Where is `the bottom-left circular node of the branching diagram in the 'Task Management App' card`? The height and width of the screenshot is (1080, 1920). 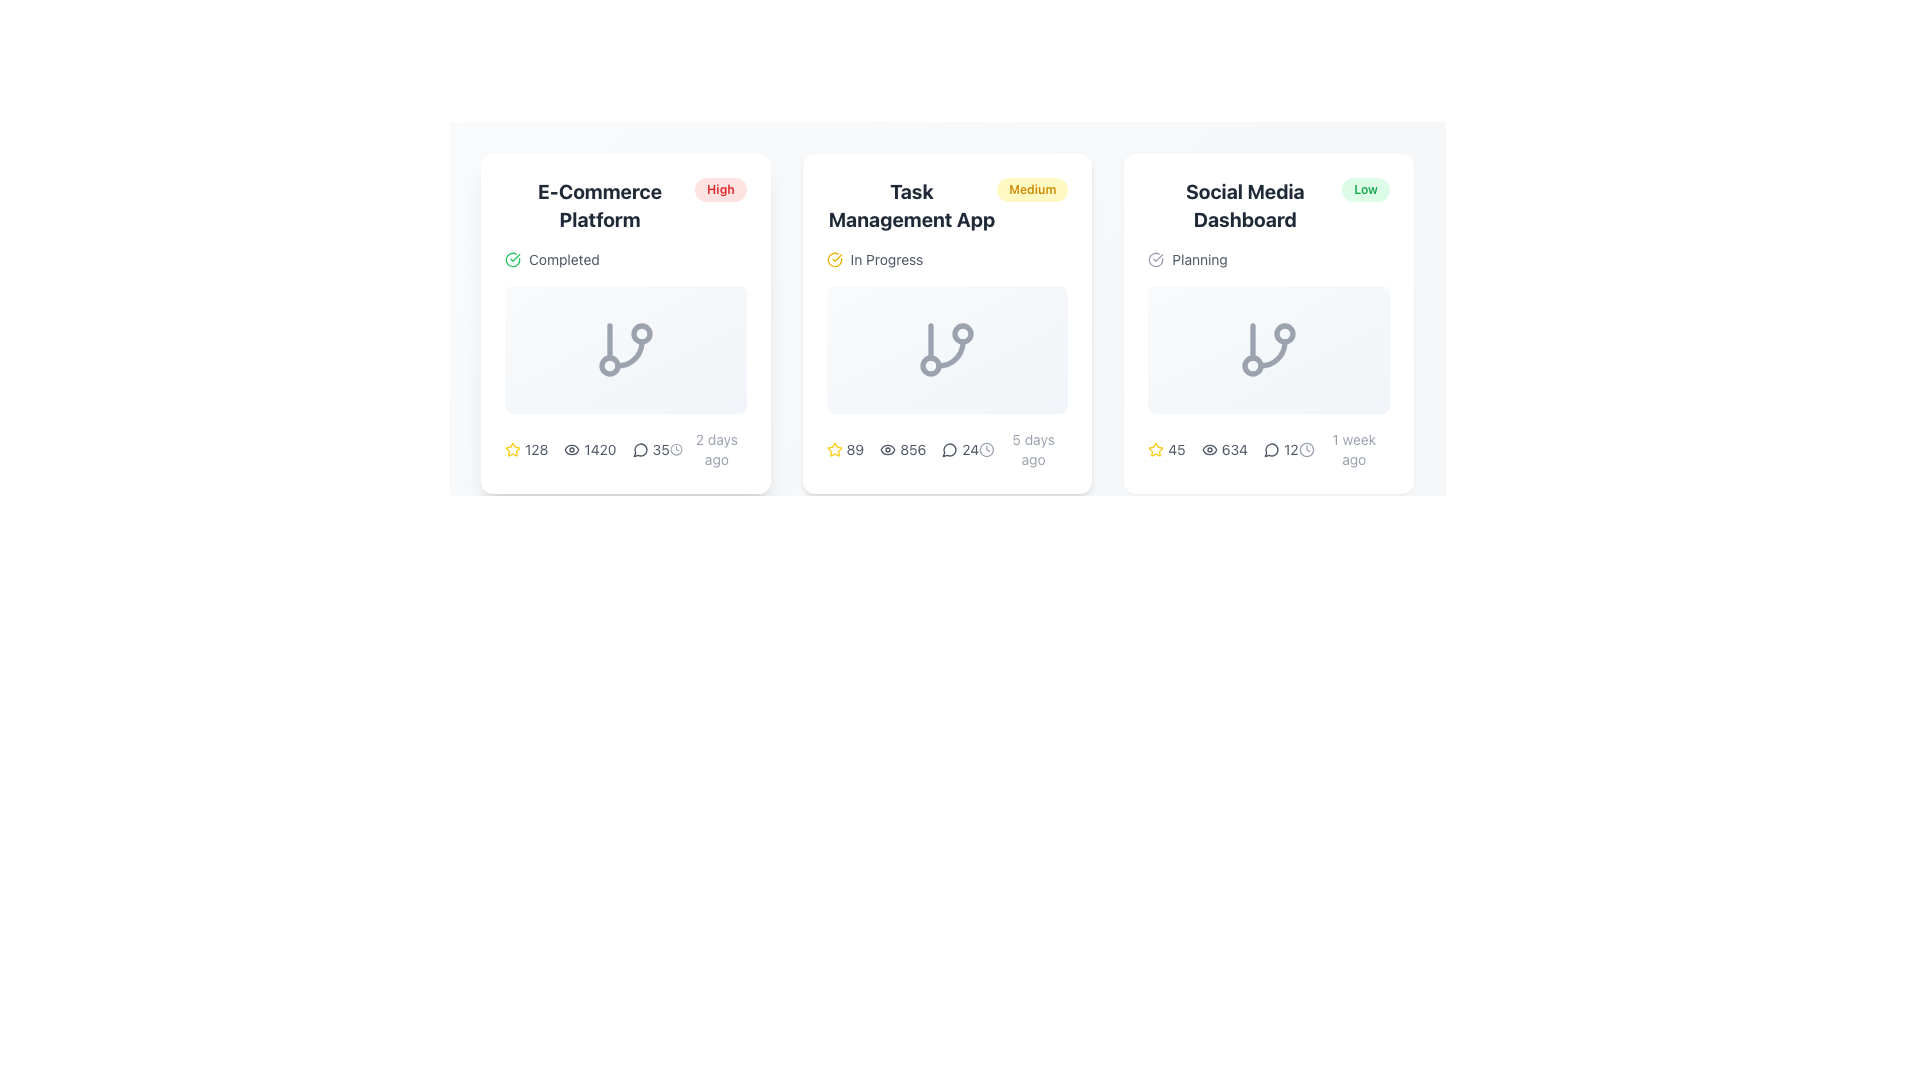
the bottom-left circular node of the branching diagram in the 'Task Management App' card is located at coordinates (930, 366).